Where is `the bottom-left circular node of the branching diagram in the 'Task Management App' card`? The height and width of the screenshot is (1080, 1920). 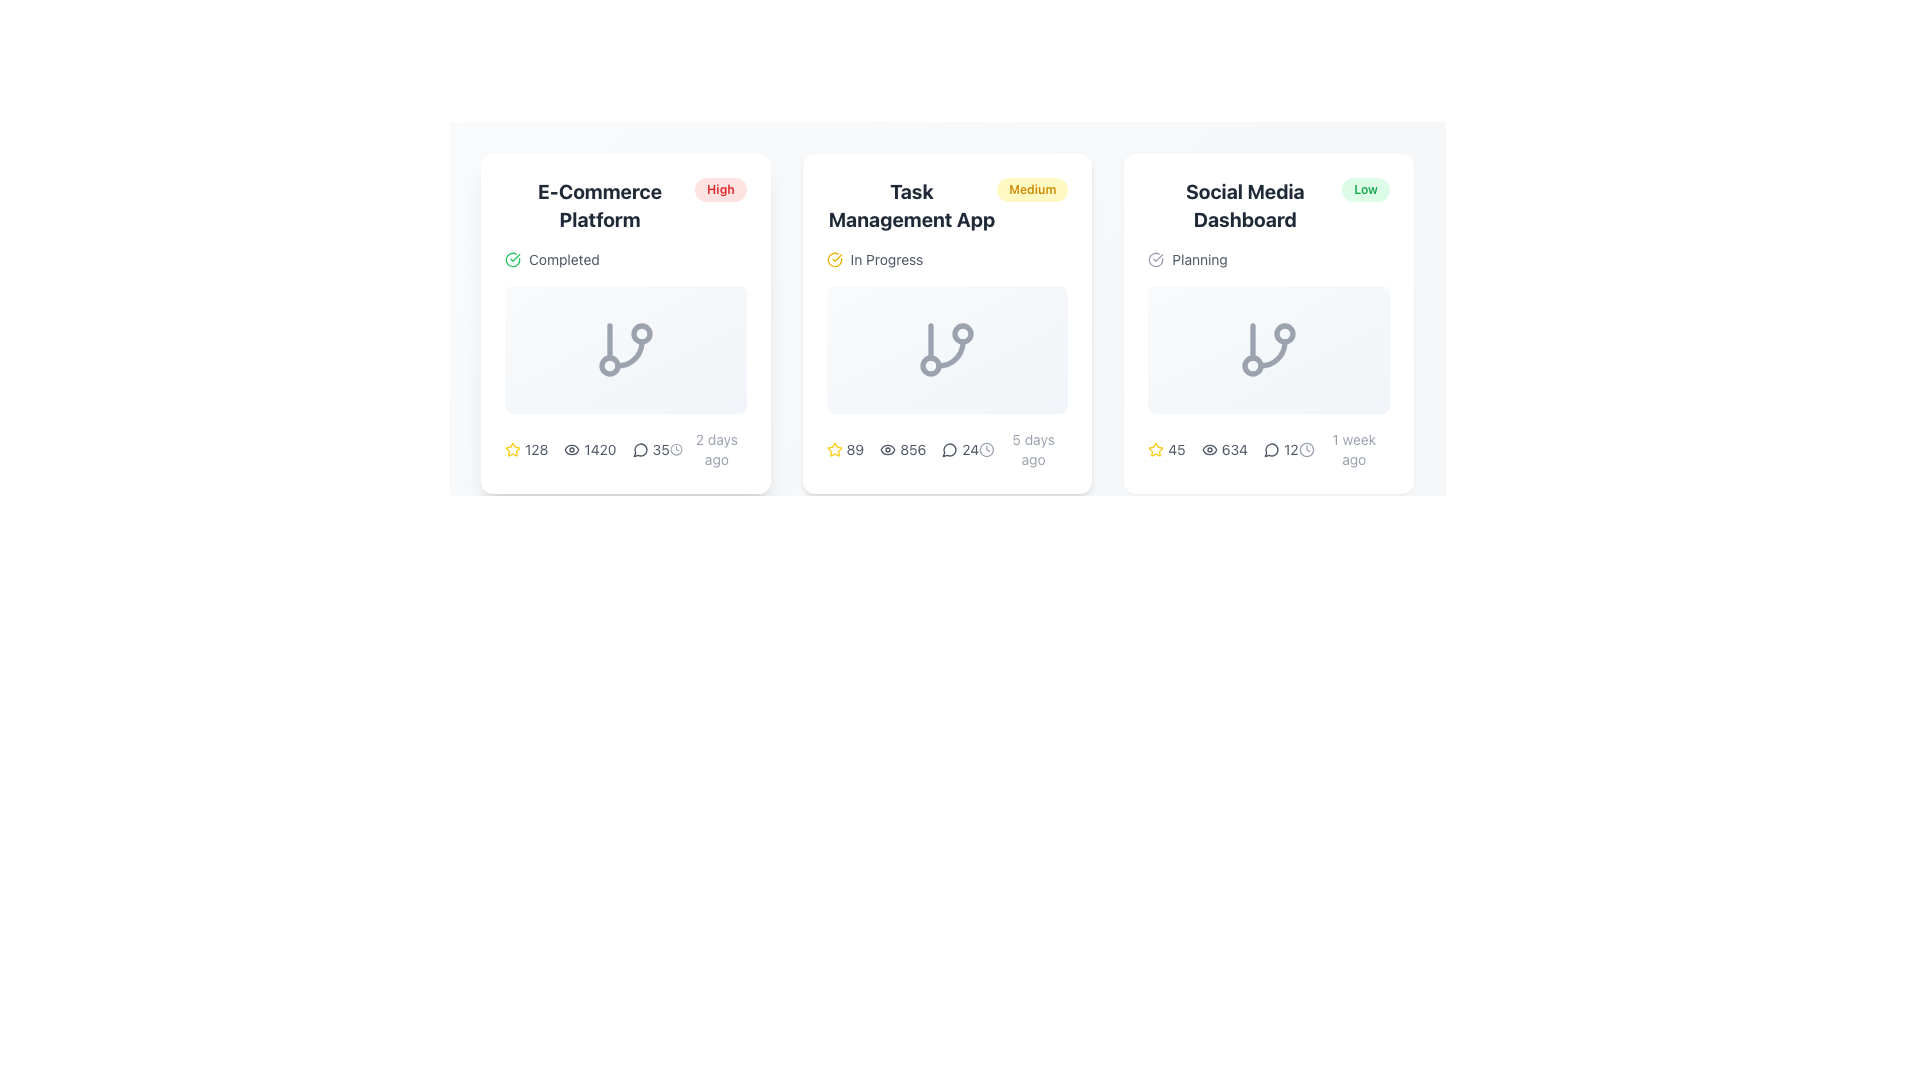
the bottom-left circular node of the branching diagram in the 'Task Management App' card is located at coordinates (930, 366).